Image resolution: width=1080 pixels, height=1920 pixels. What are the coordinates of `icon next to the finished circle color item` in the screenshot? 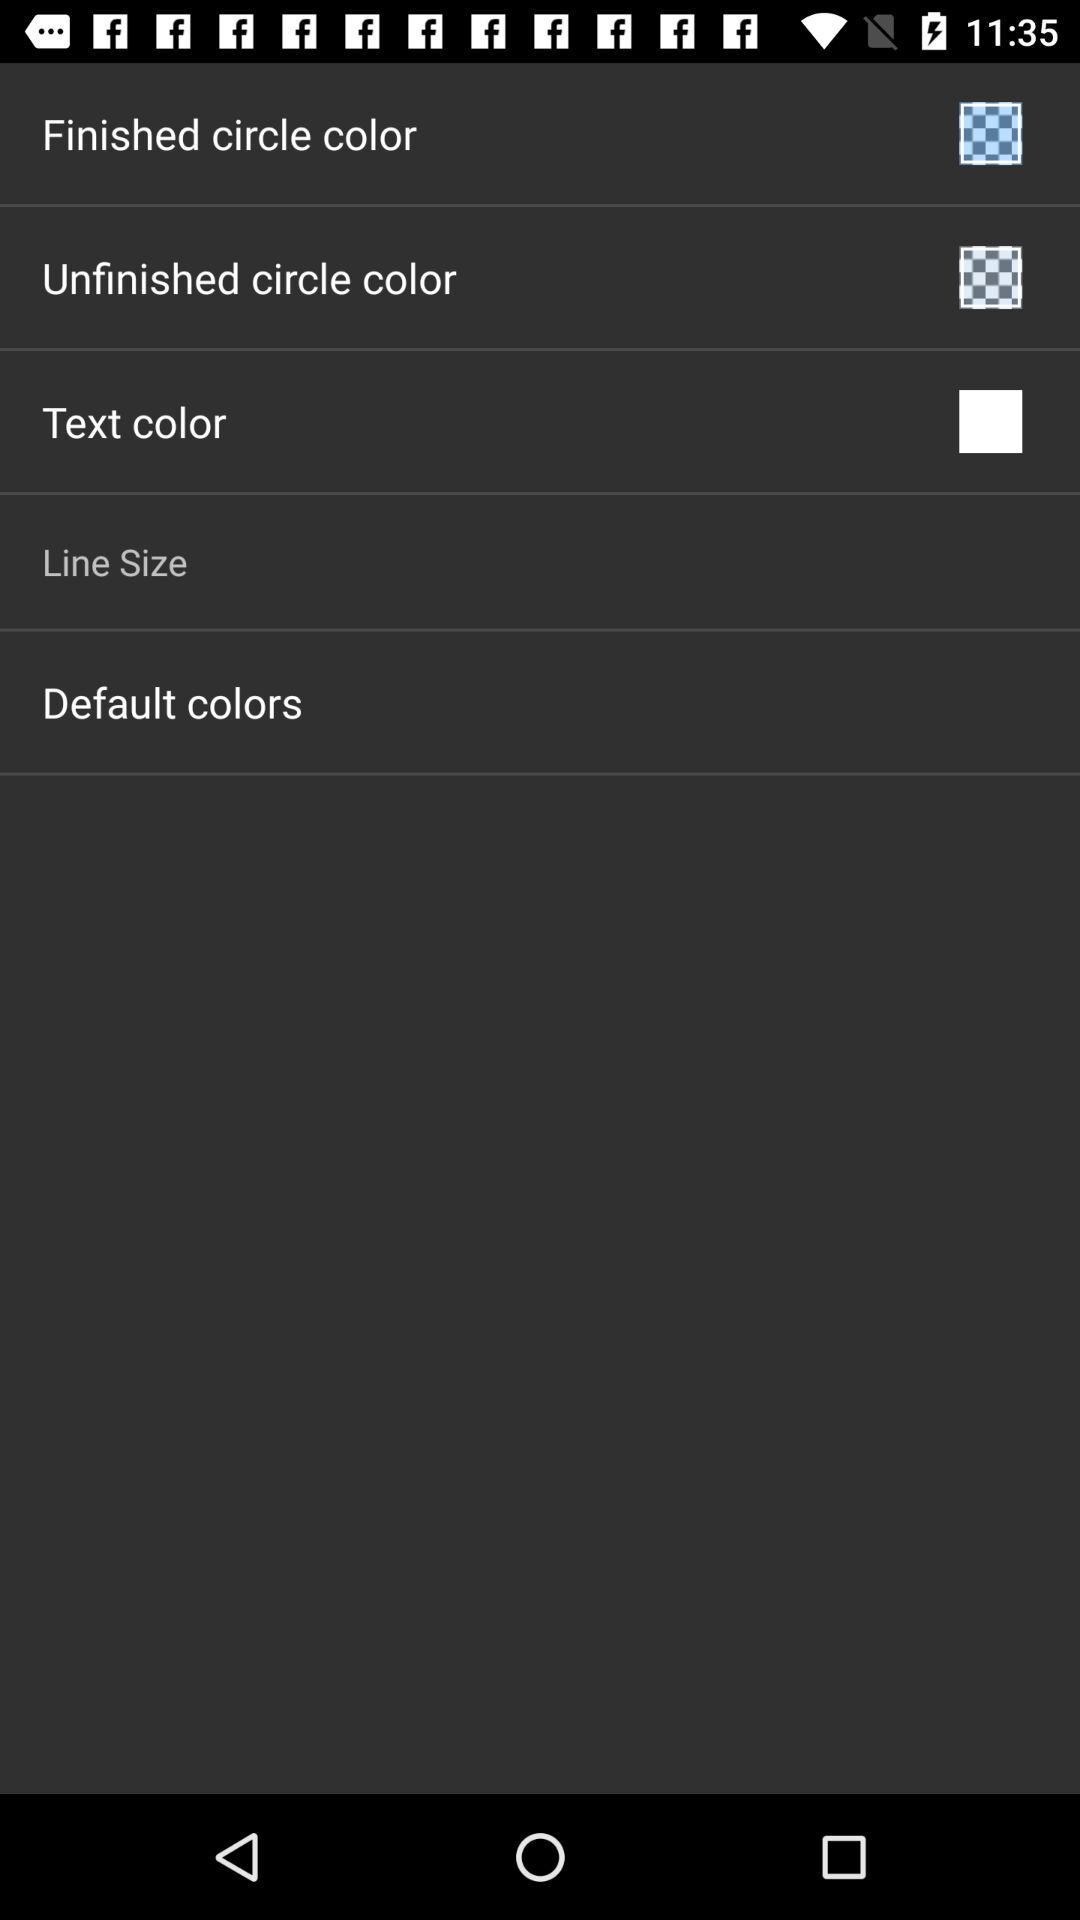 It's located at (990, 132).